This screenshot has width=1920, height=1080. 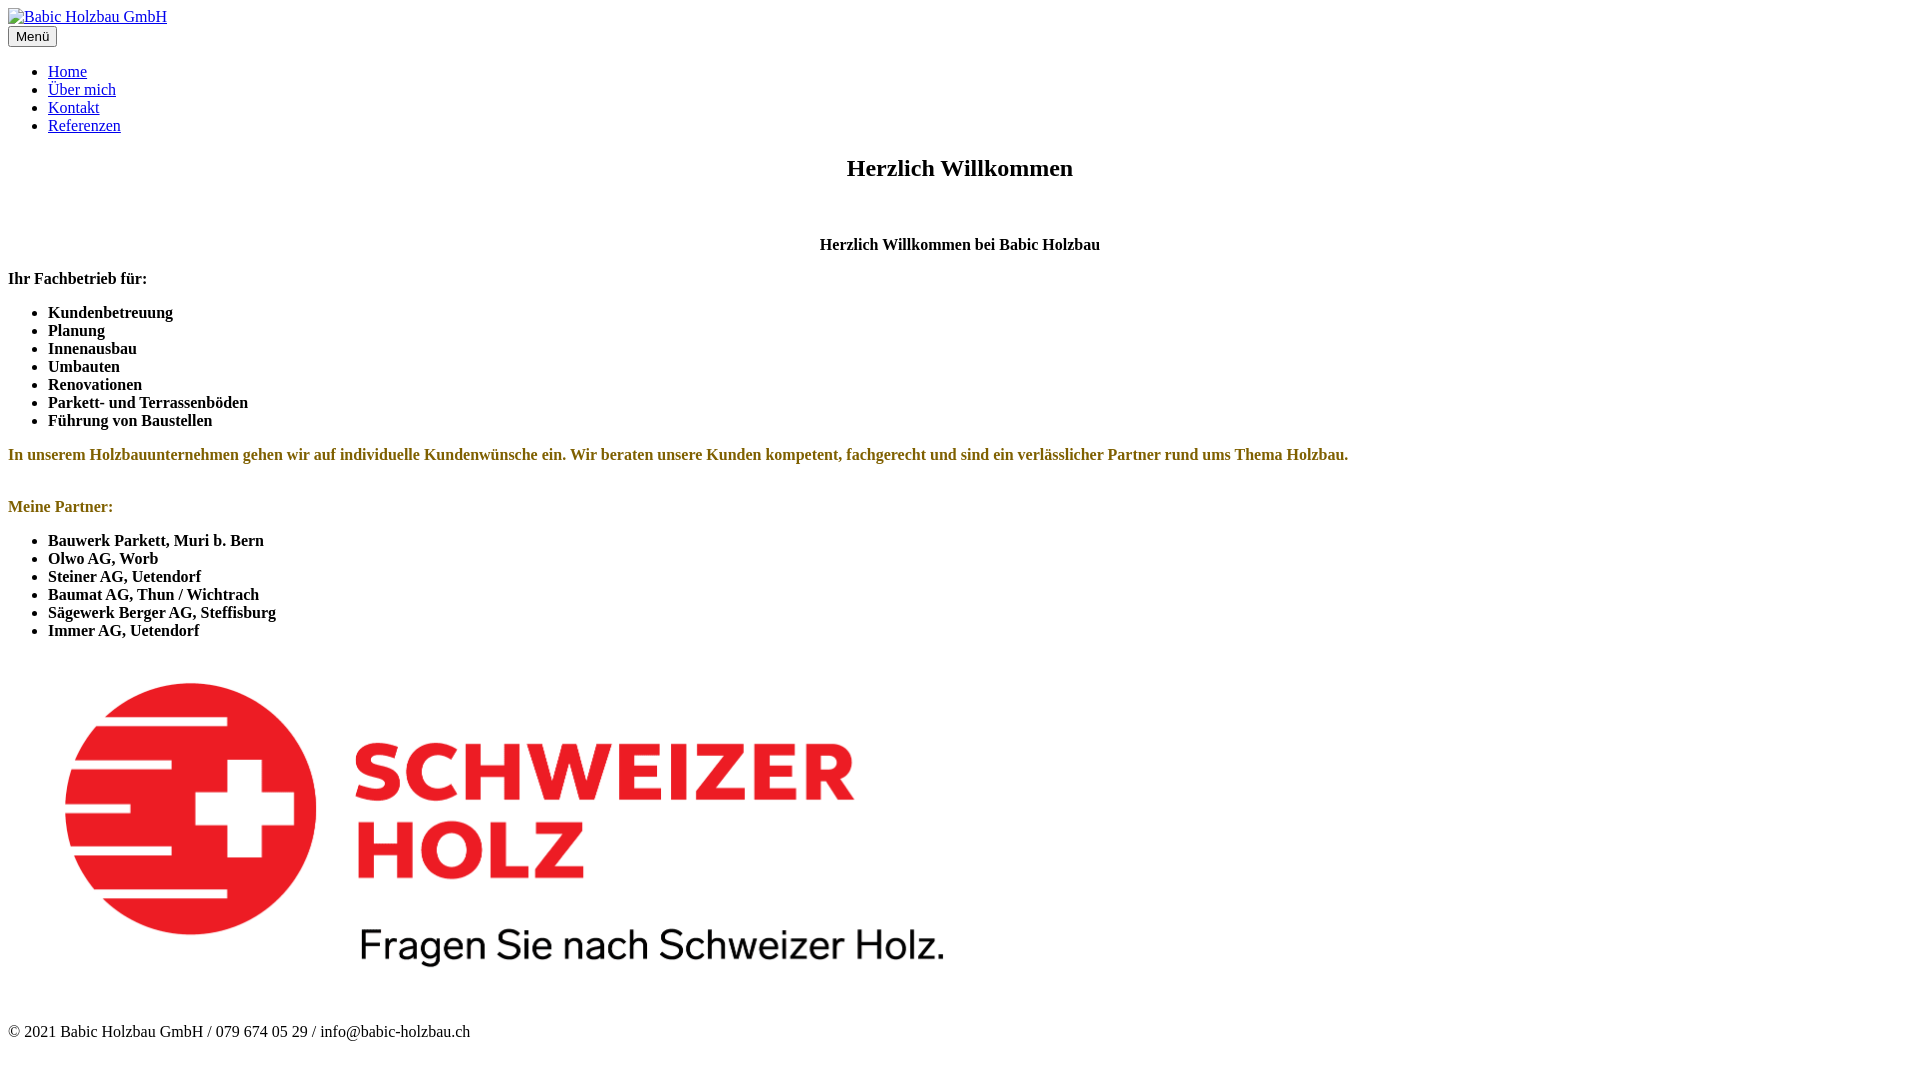 What do you see at coordinates (73, 107) in the screenshot?
I see `'Kontakt'` at bounding box center [73, 107].